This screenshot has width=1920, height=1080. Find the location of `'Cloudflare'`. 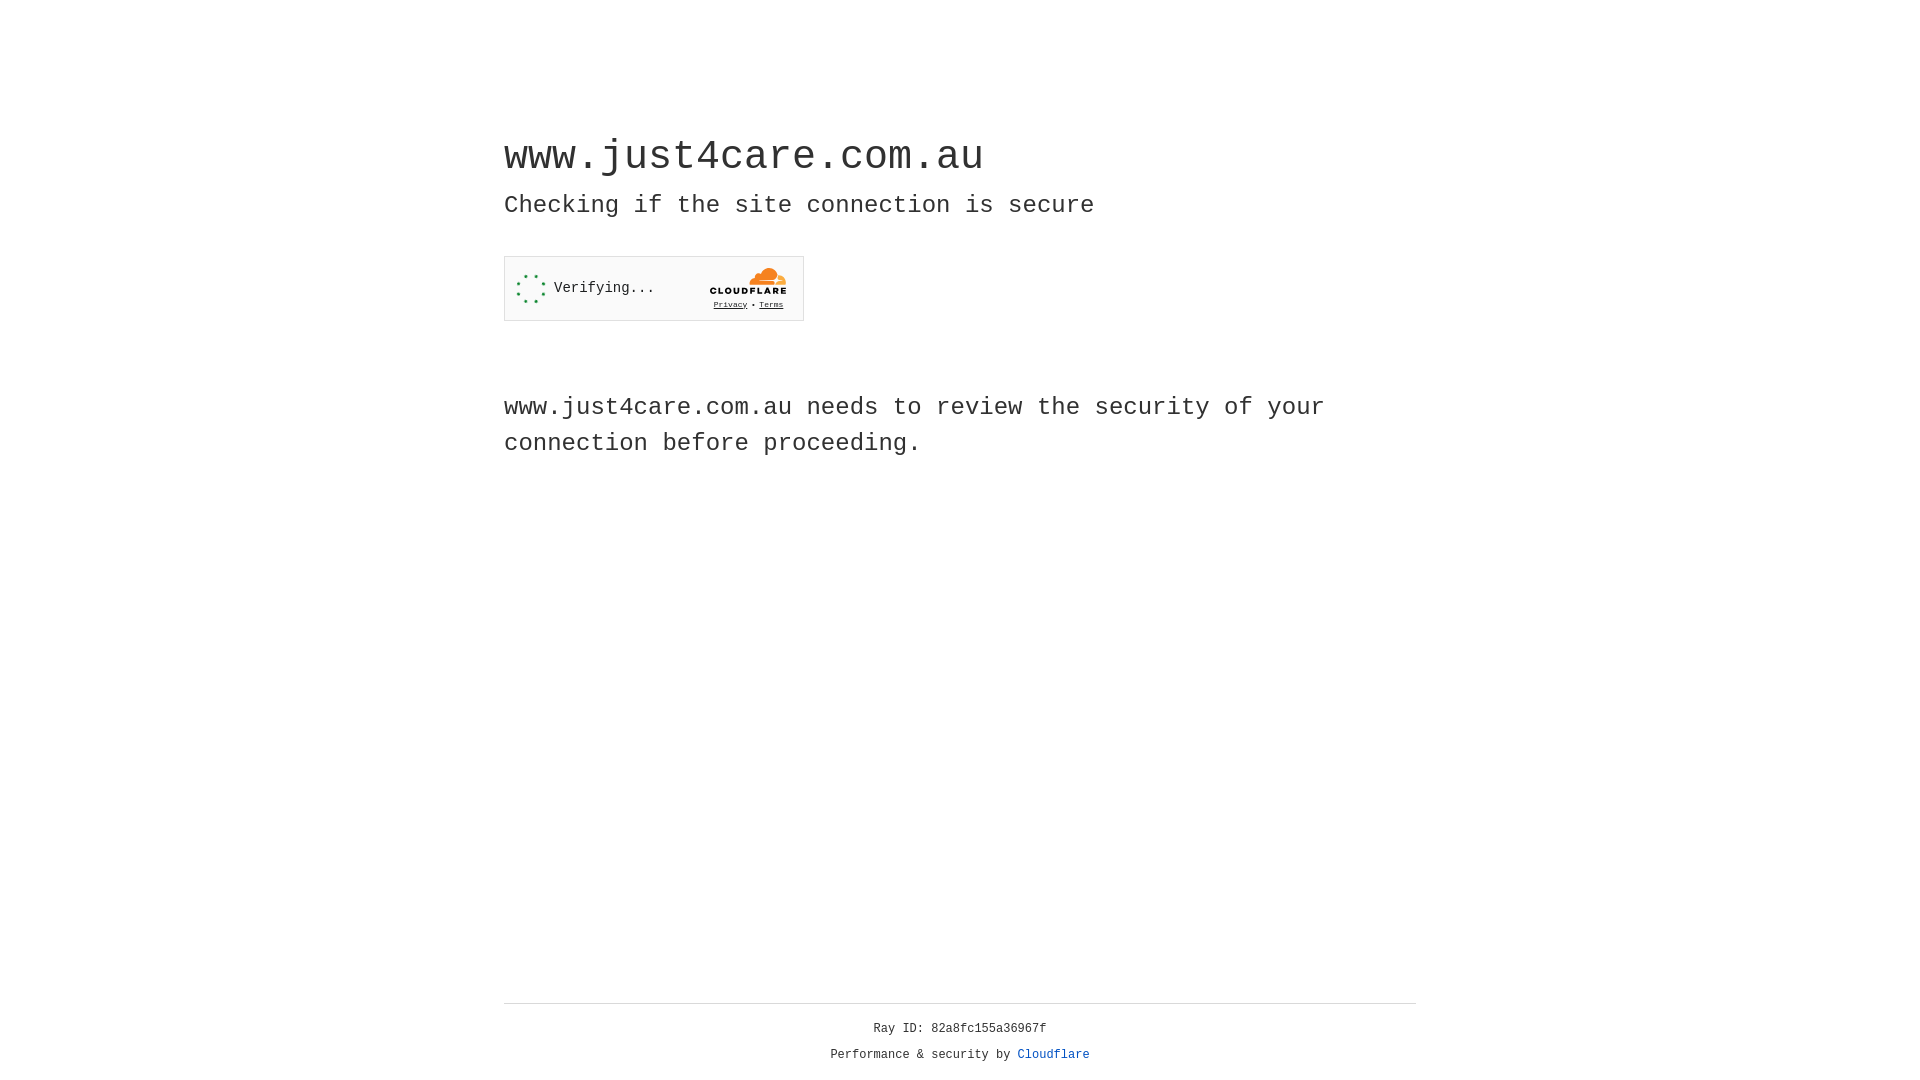

'Cloudflare' is located at coordinates (1053, 1054).